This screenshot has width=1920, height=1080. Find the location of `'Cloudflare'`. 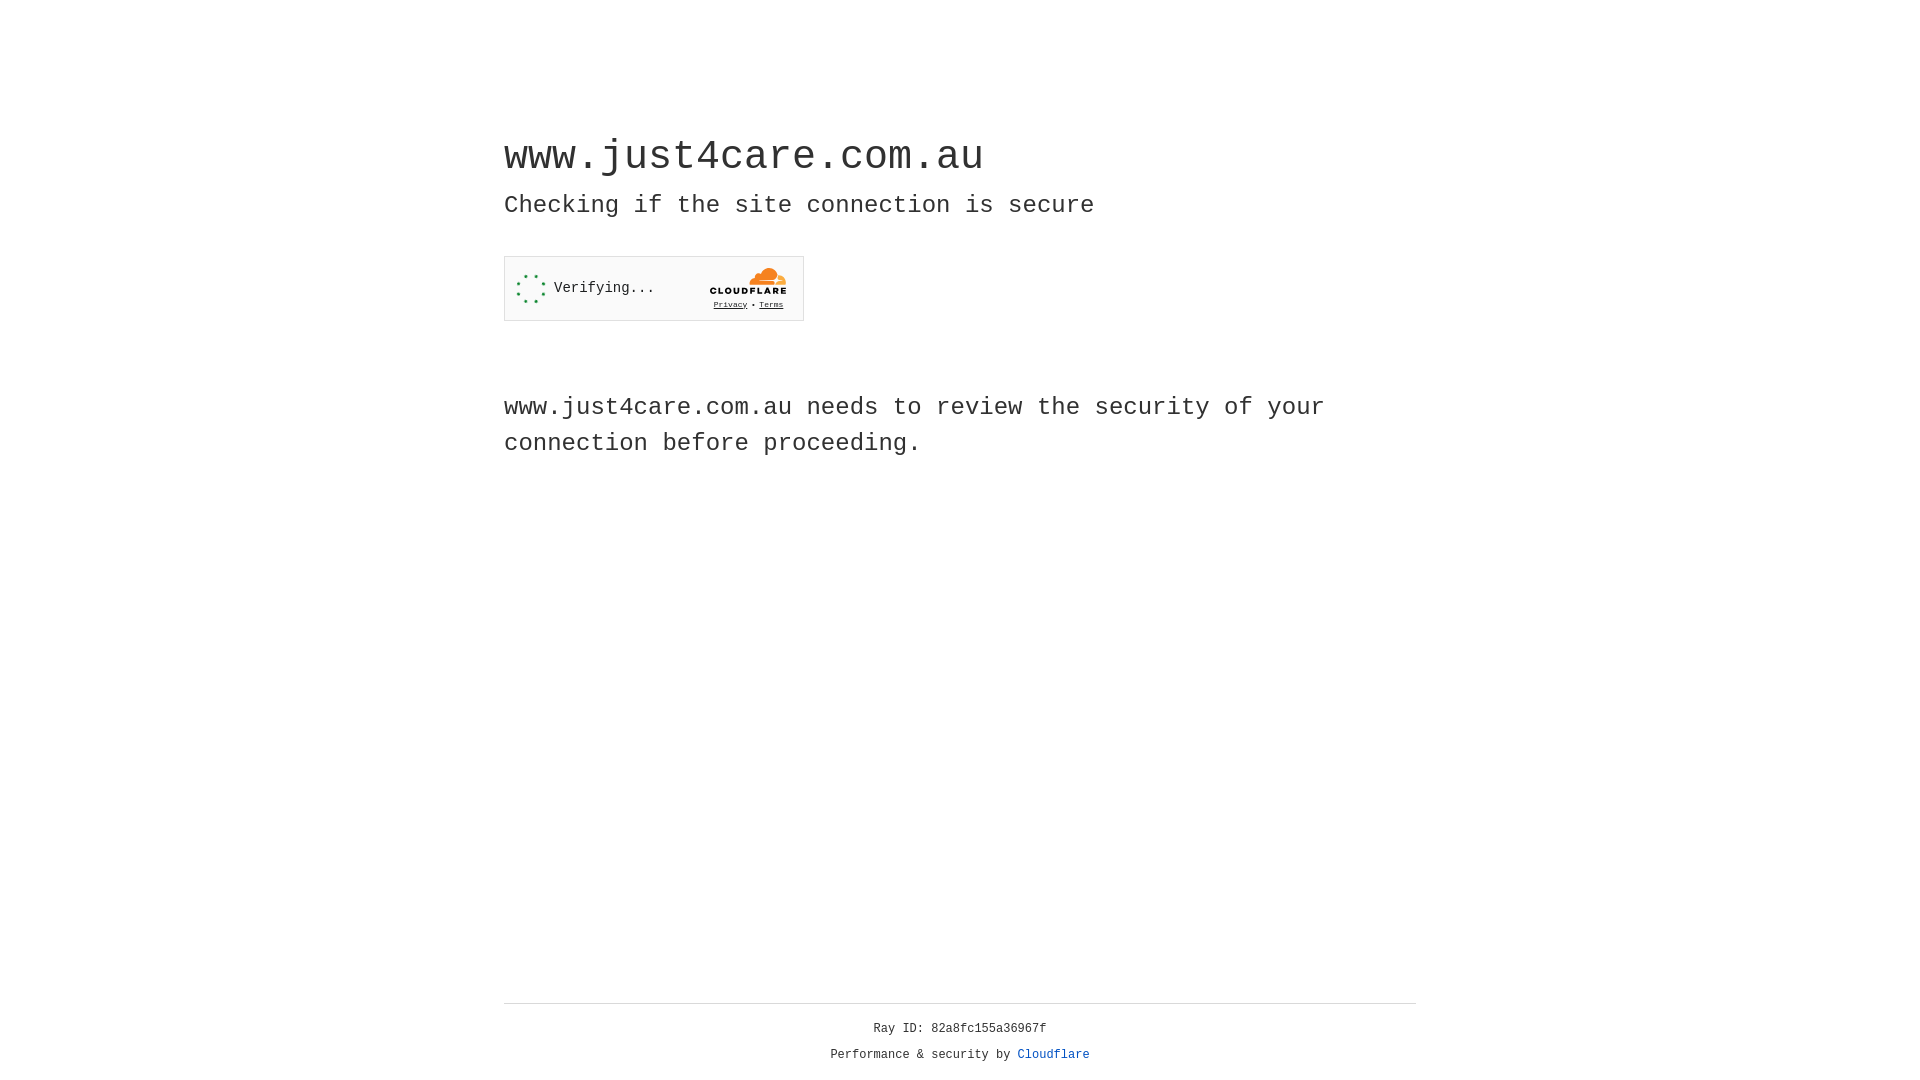

'Cloudflare' is located at coordinates (1053, 1054).